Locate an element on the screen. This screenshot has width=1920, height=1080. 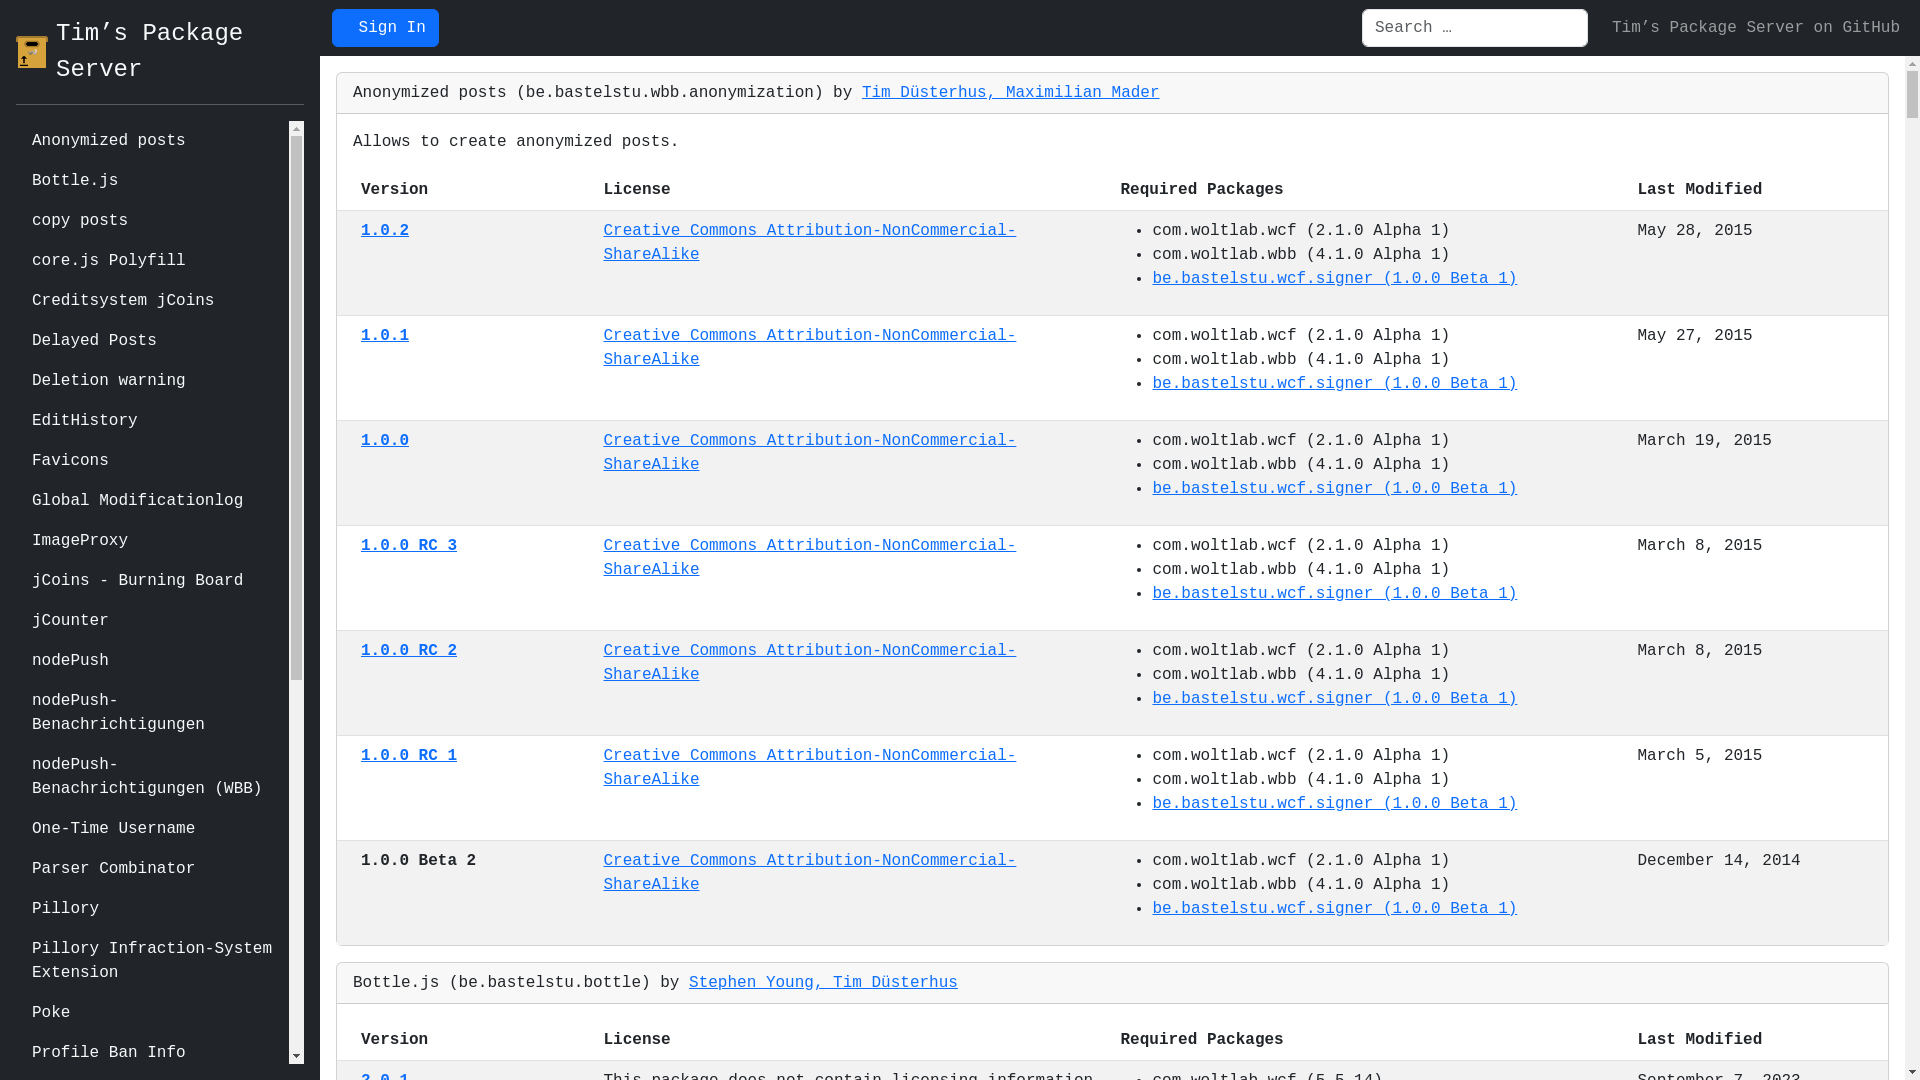
'Parser Combinator' is located at coordinates (151, 867).